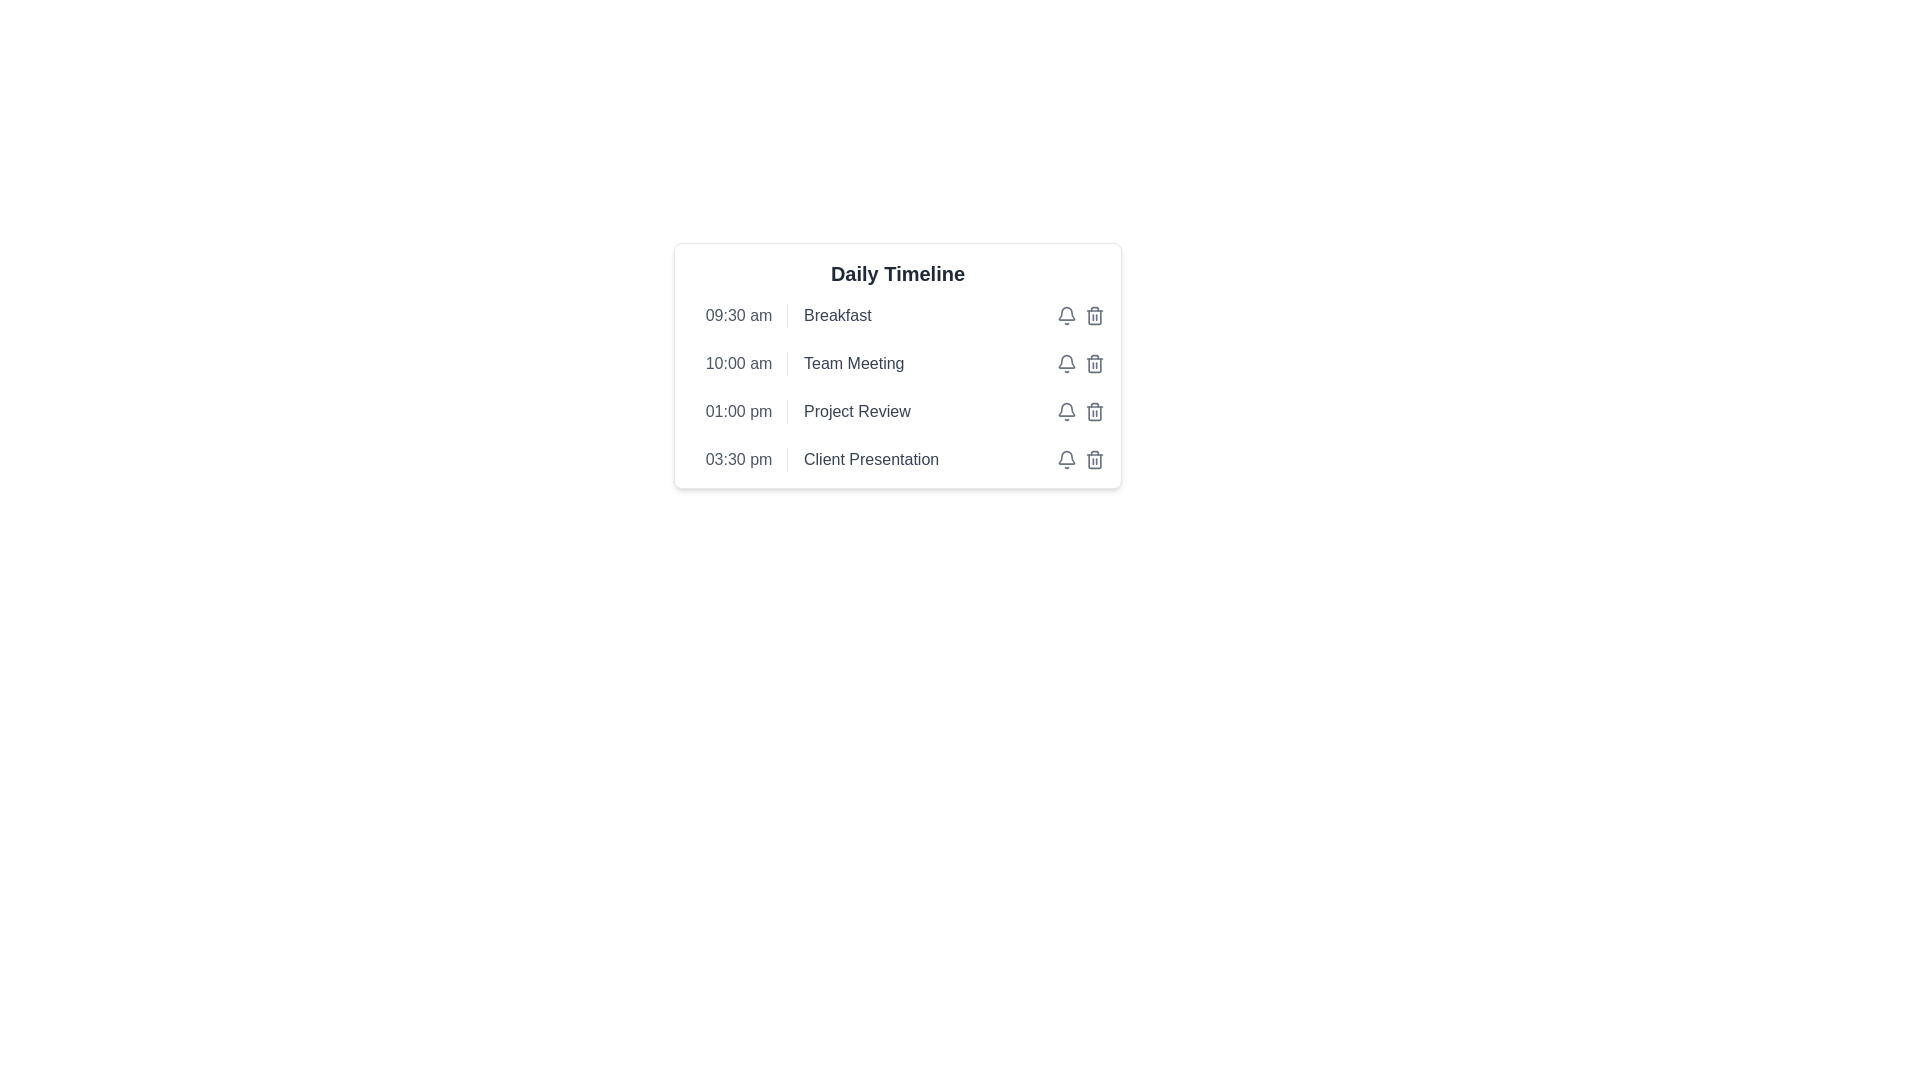 This screenshot has width=1920, height=1080. What do you see at coordinates (1065, 457) in the screenshot?
I see `the bell notification icon located in the last row of the list, adjacent to the '03:30 pm Client Presentation' entry` at bounding box center [1065, 457].